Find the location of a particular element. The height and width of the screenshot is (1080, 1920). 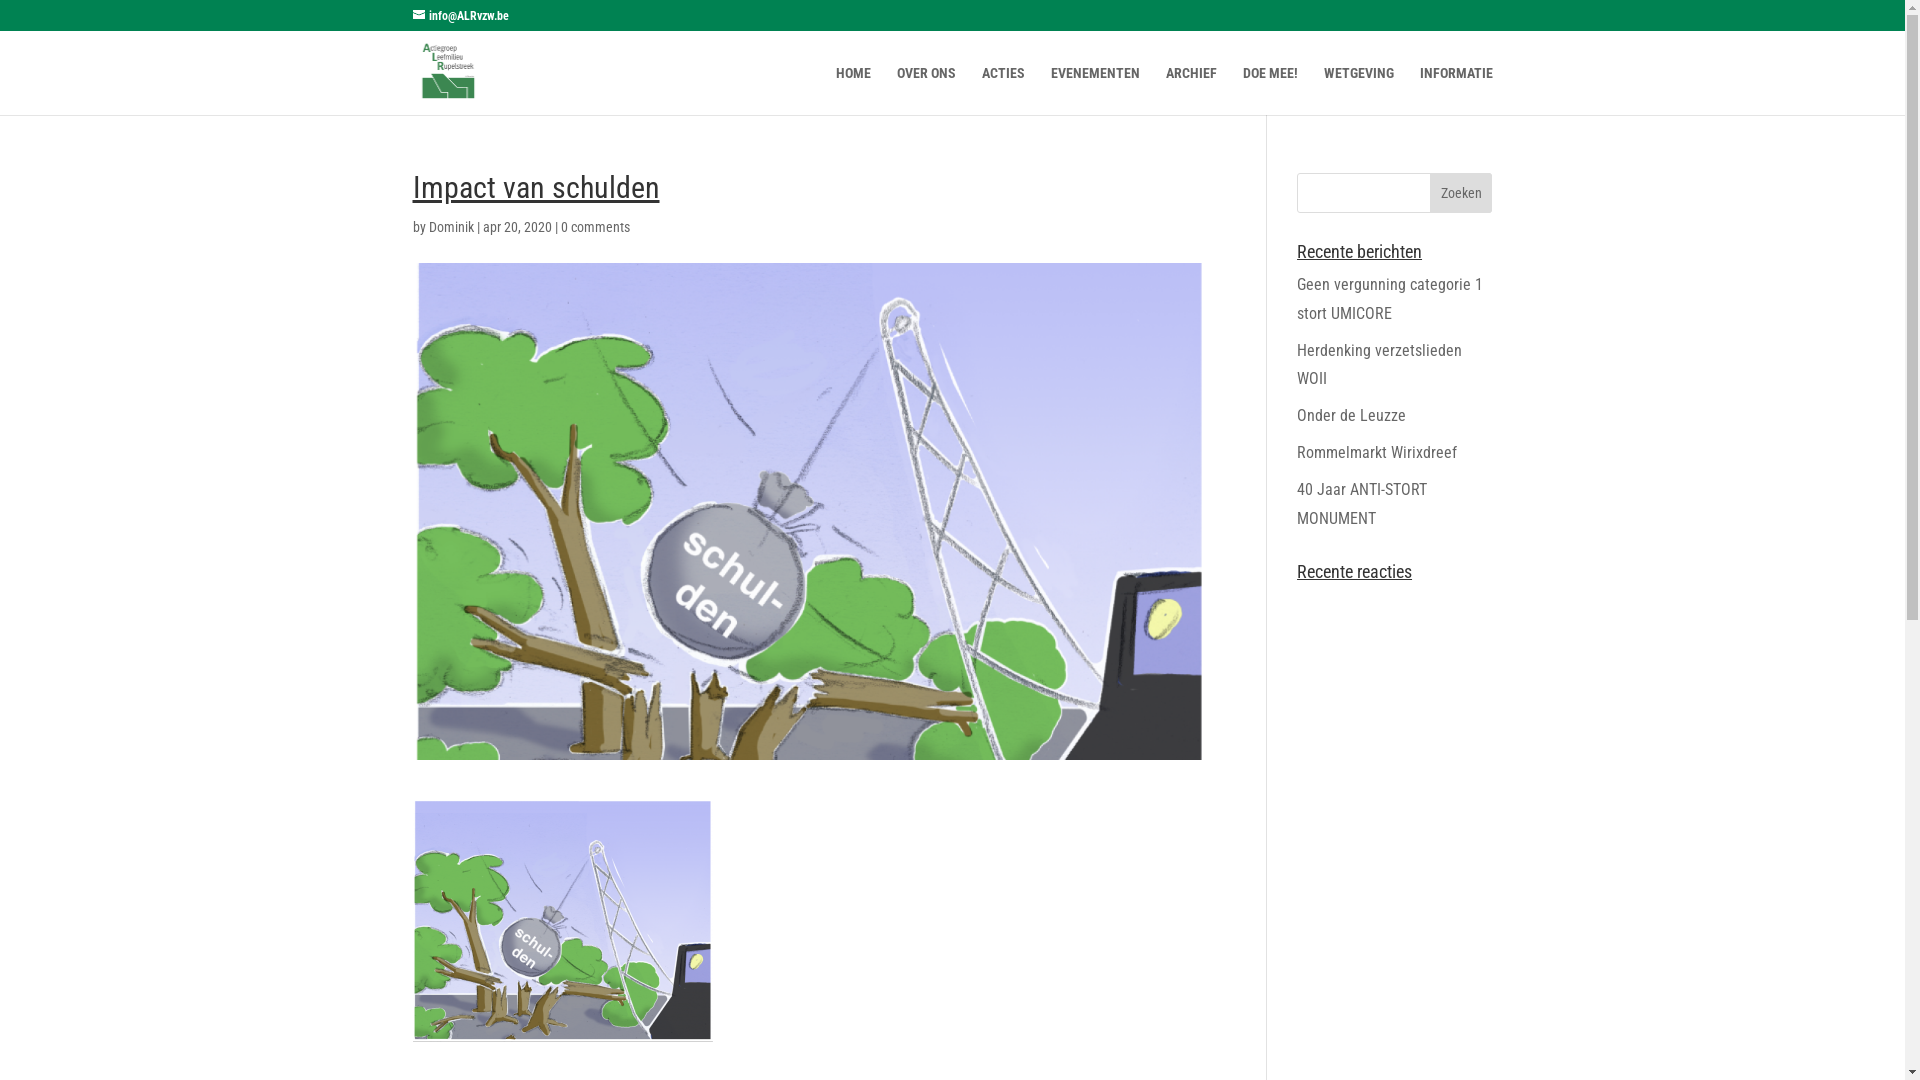

'info@ALRvzw.be' is located at coordinates (459, 15).